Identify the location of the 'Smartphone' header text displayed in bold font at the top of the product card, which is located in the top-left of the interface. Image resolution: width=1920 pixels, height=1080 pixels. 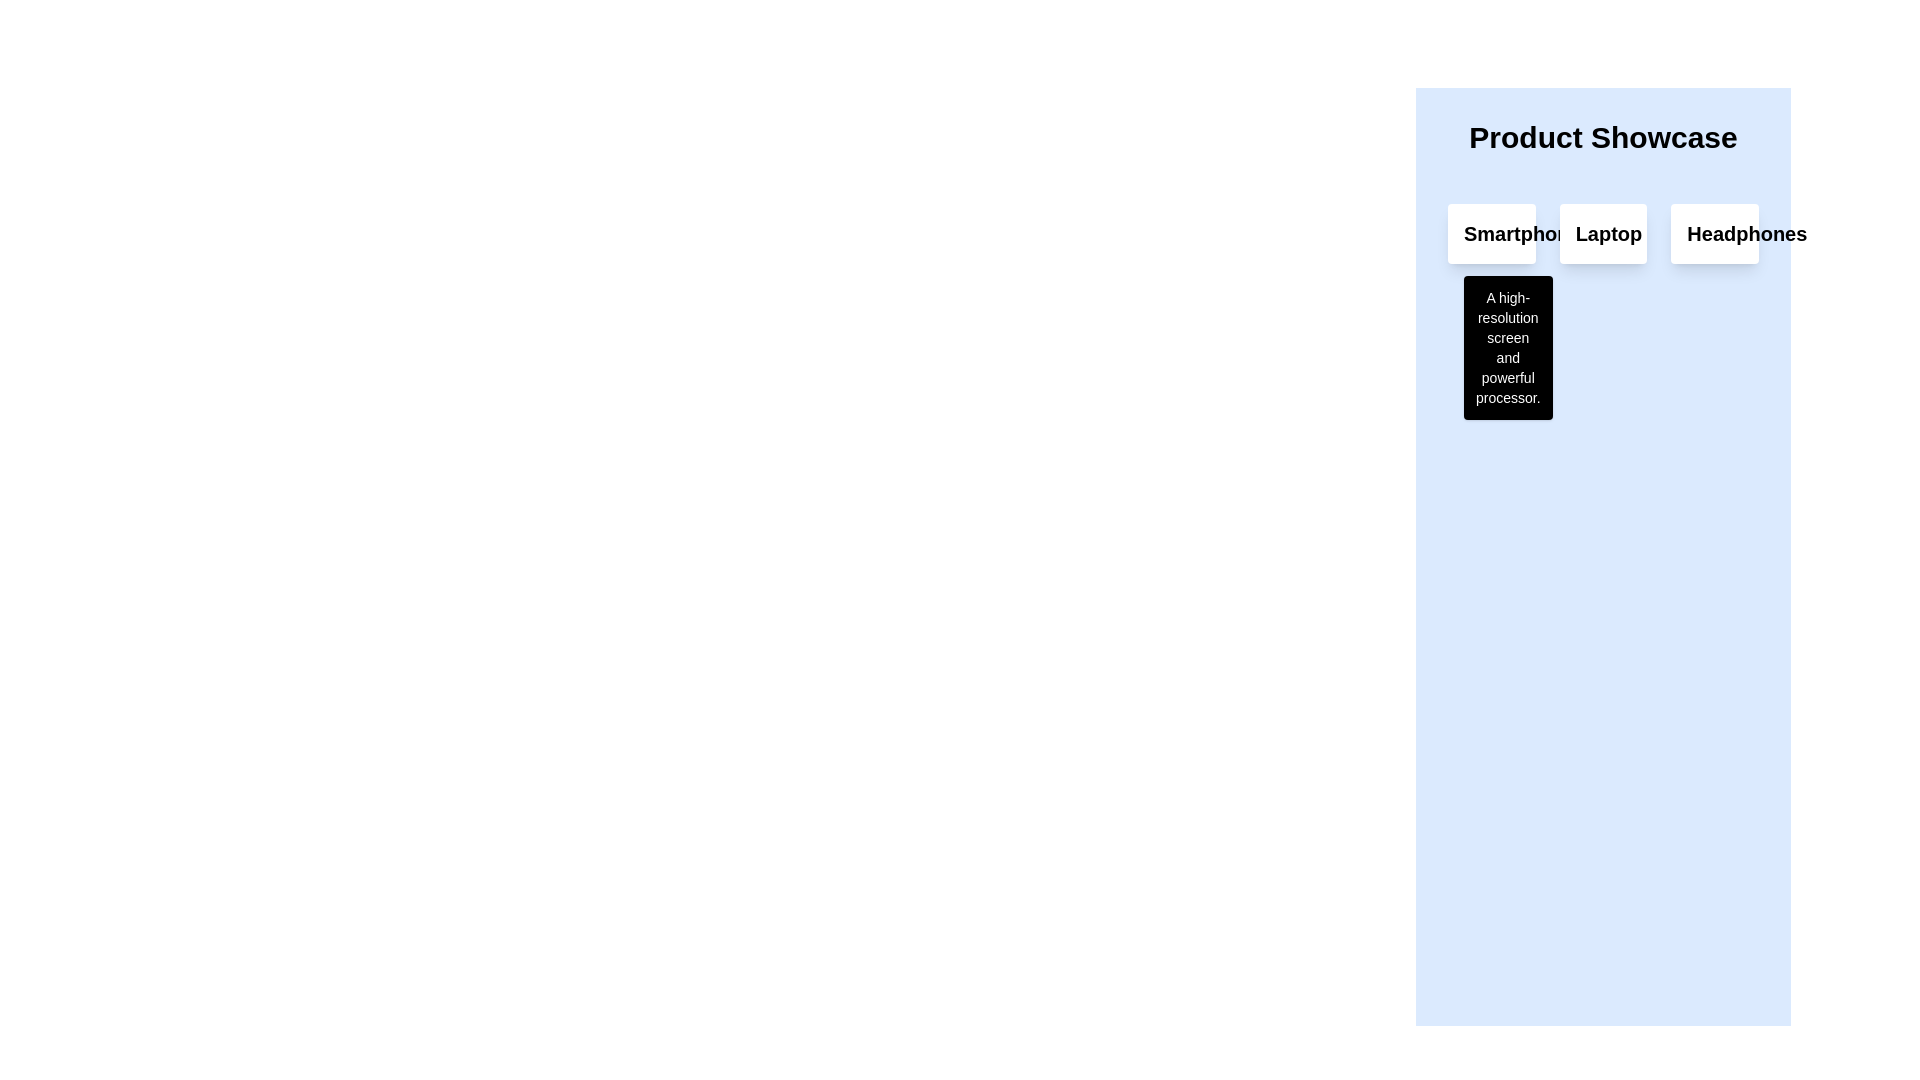
(1491, 233).